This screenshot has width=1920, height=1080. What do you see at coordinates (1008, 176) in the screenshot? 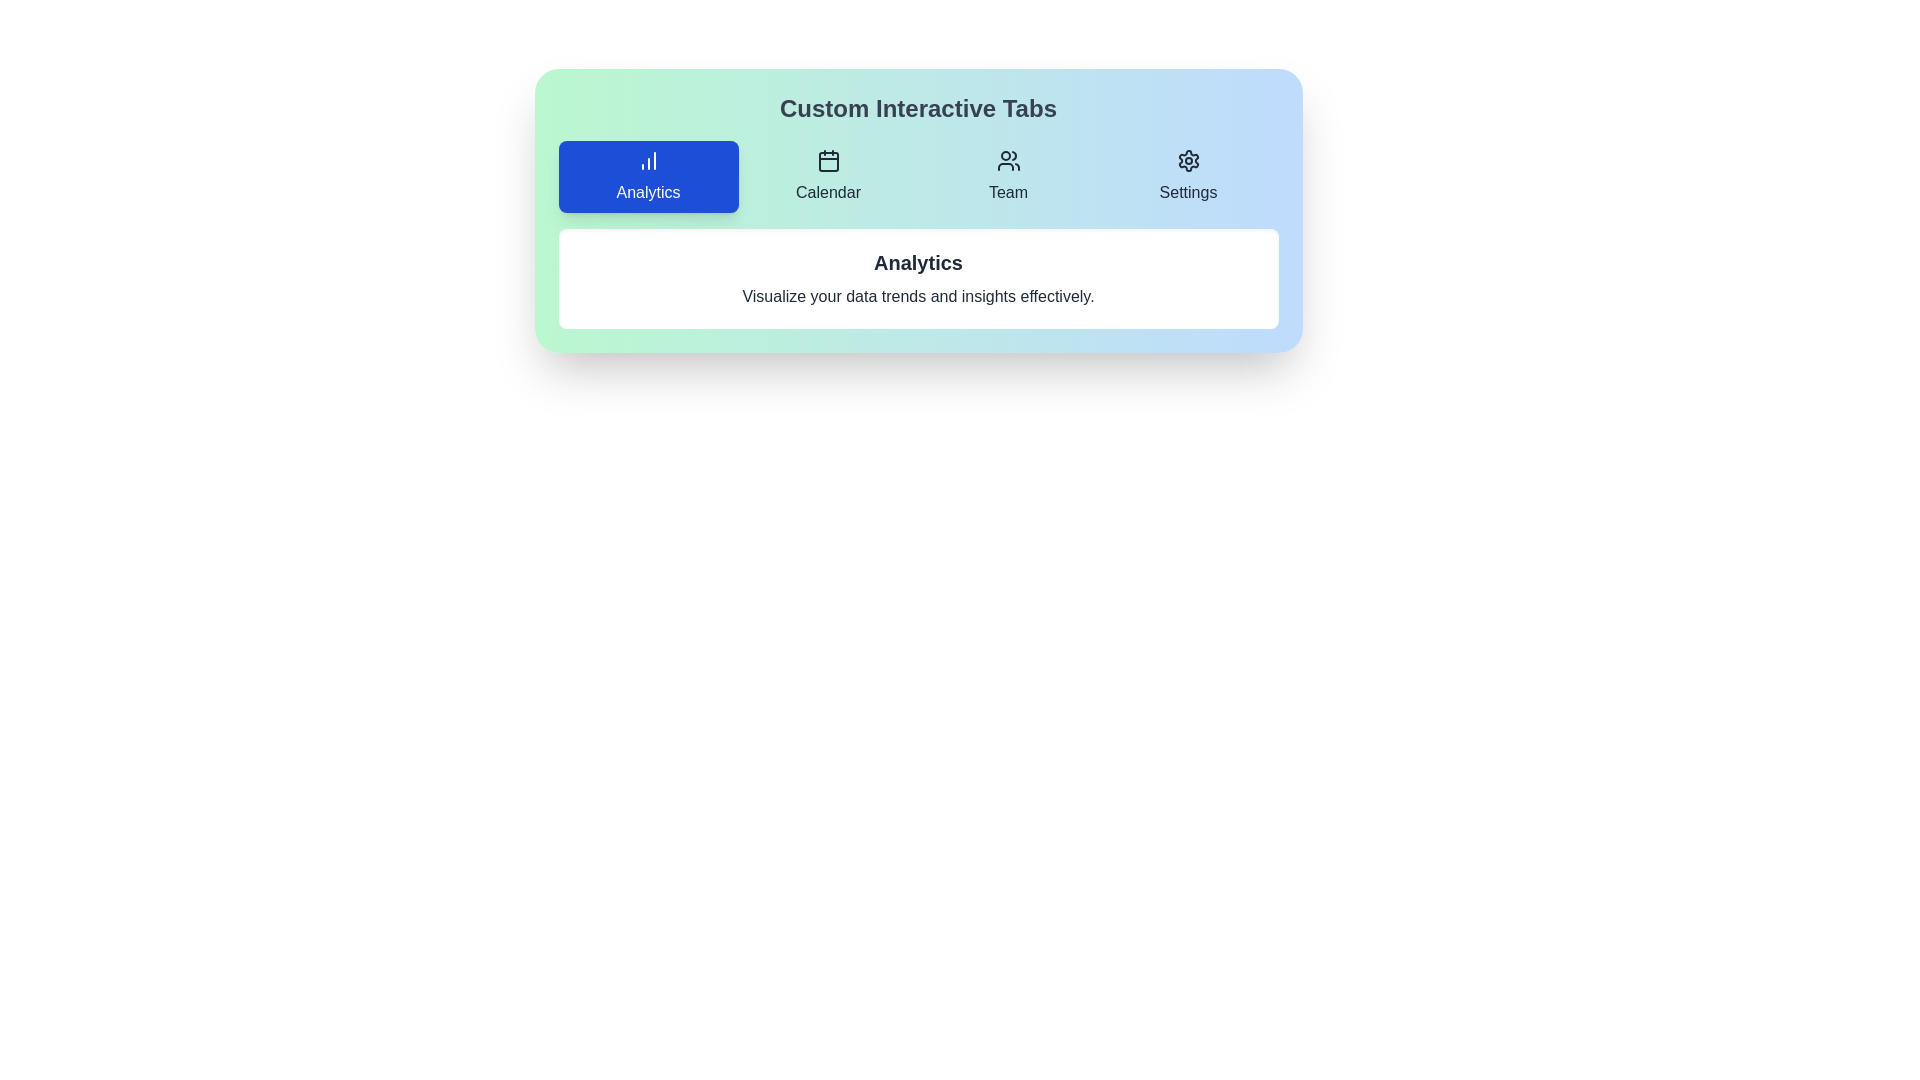
I see `the 'Team' button which features an icon of a group of people and a text label reading 'Team'` at bounding box center [1008, 176].